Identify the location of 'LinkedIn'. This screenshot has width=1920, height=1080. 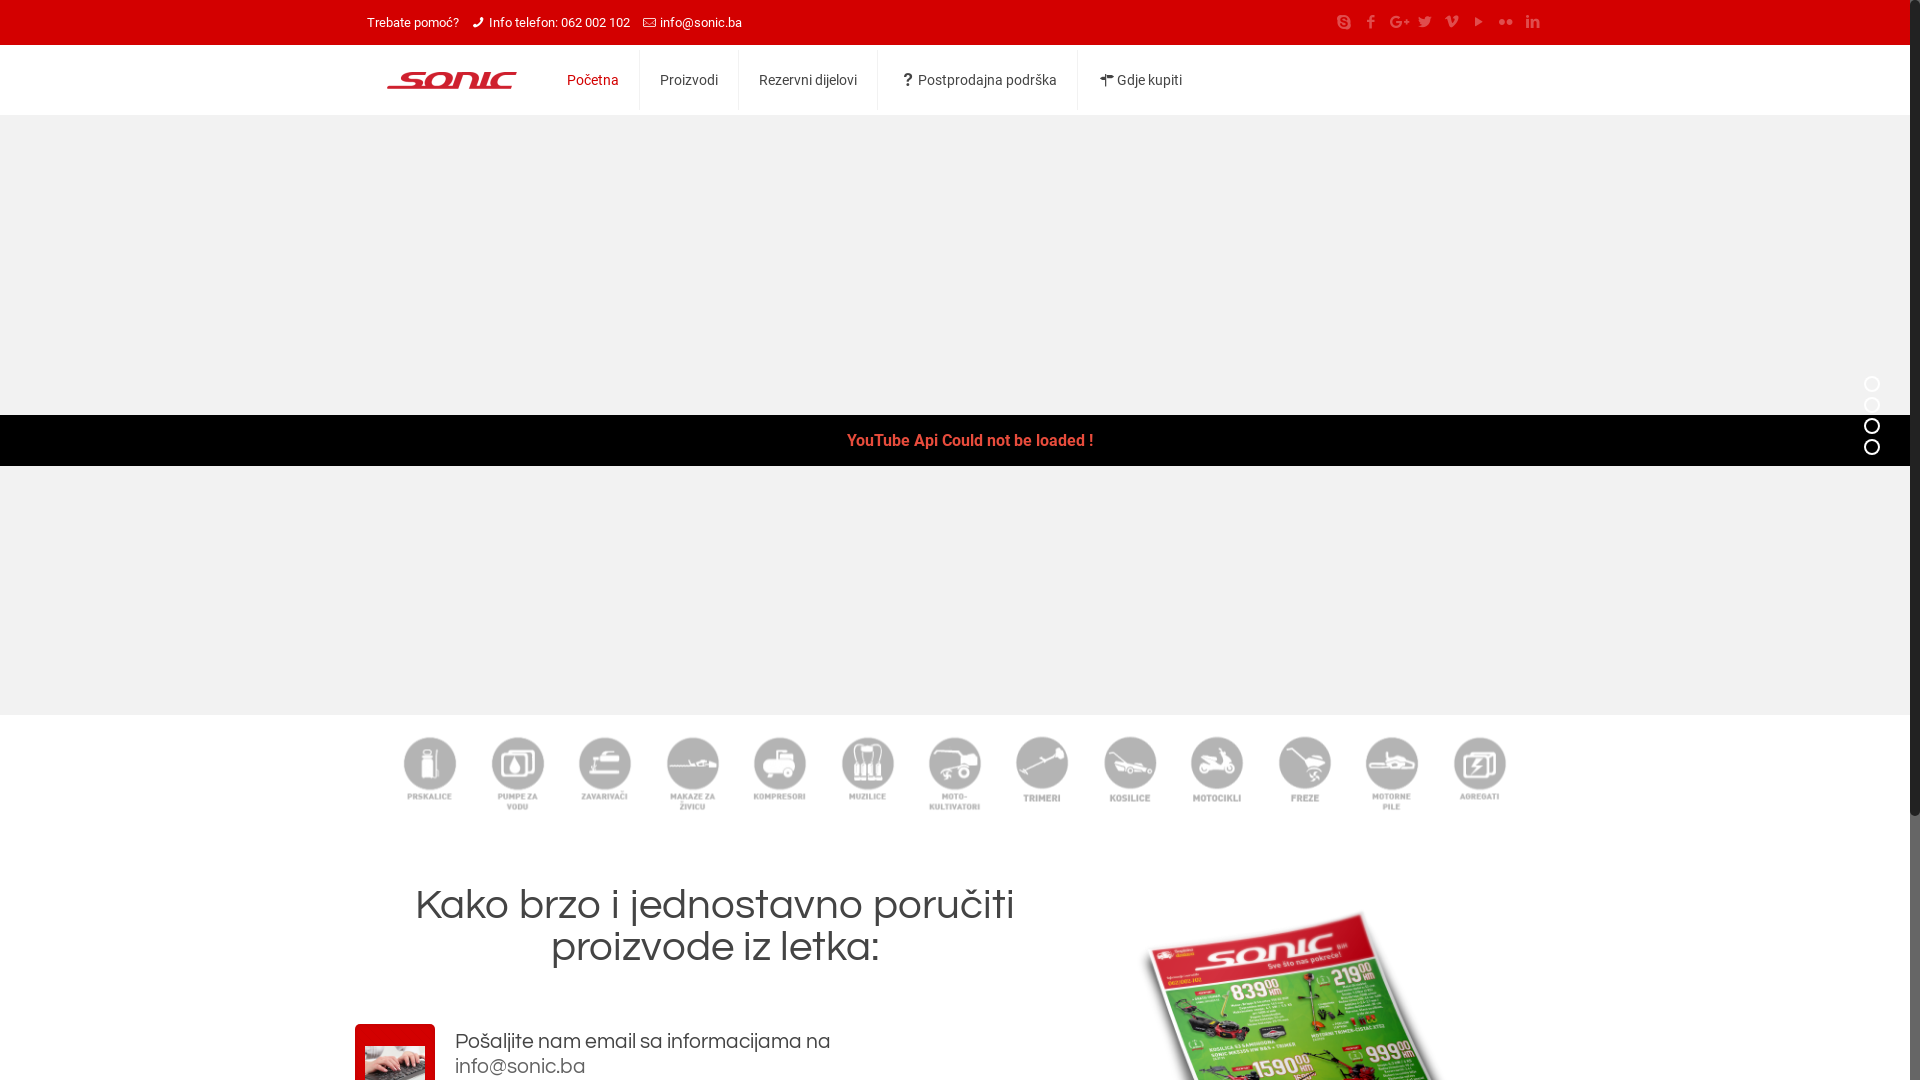
(1531, 22).